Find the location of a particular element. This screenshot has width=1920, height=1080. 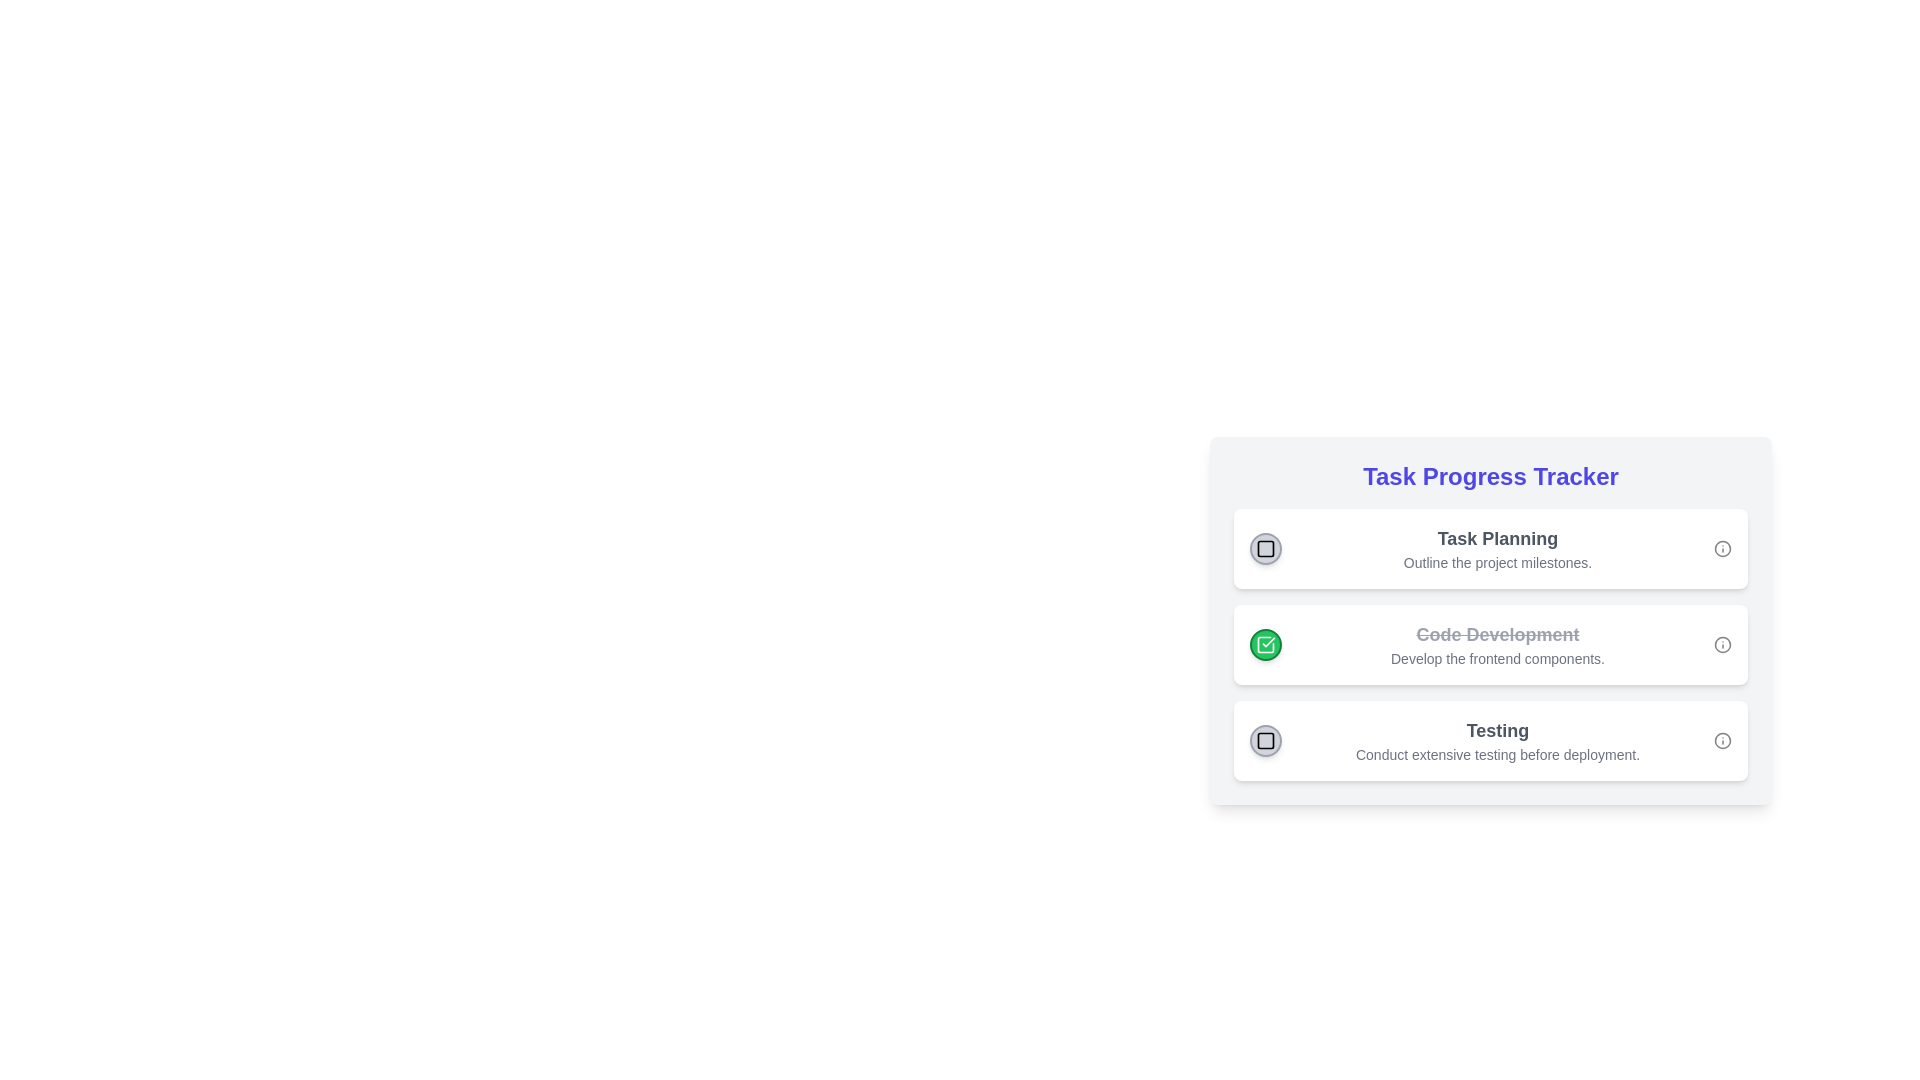

the text label displaying 'Testing', which is styled in bold and larger font, located on the third row of a vertical list in the task progress tracking component is located at coordinates (1497, 731).